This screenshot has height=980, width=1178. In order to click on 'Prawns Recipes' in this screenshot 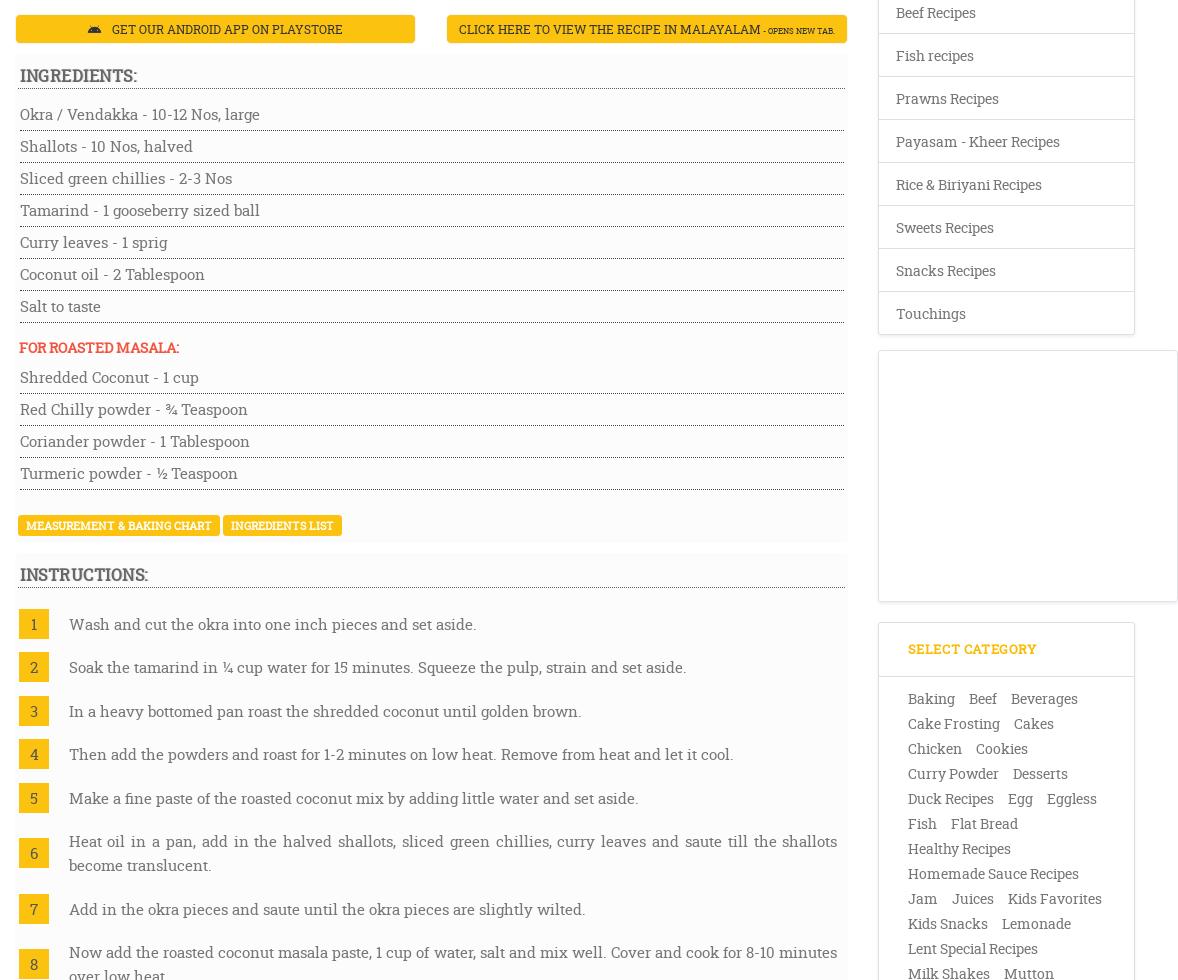, I will do `click(947, 97)`.